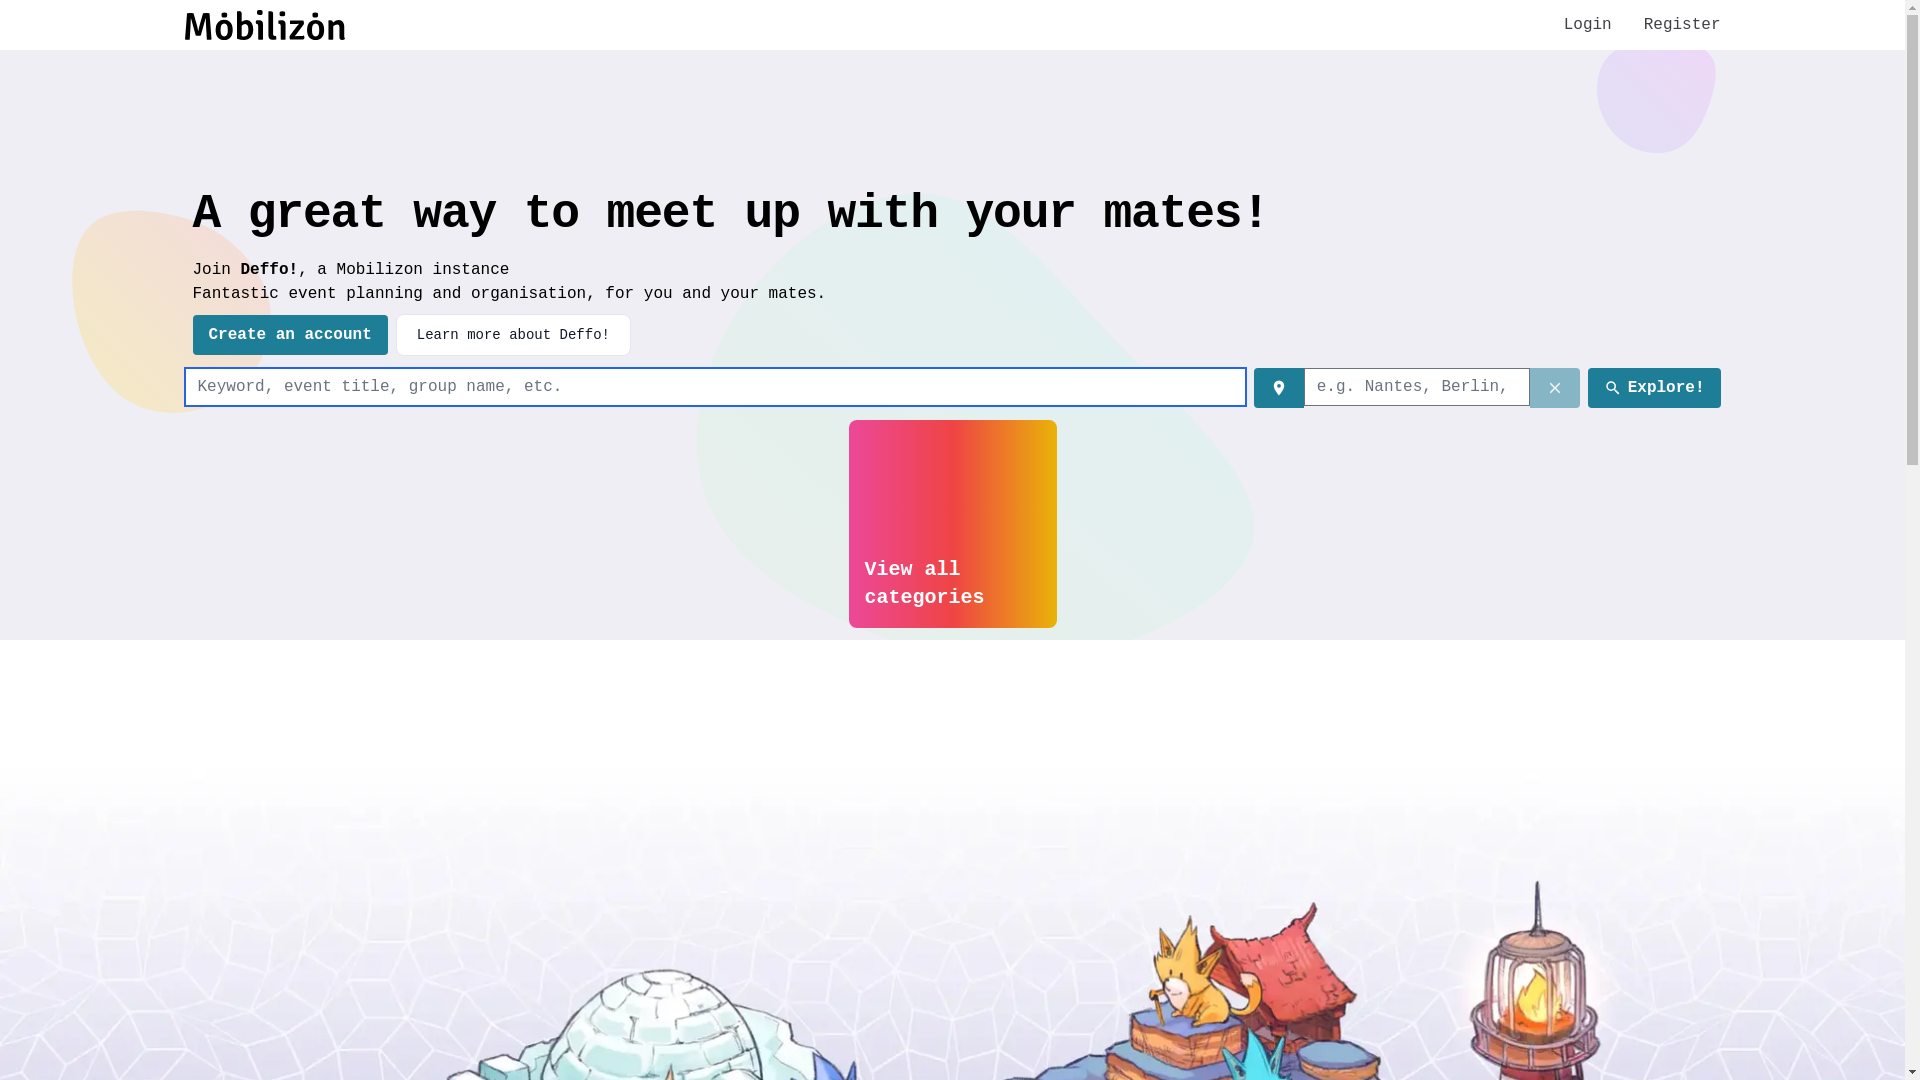  I want to click on 'Create an account', so click(192, 334).